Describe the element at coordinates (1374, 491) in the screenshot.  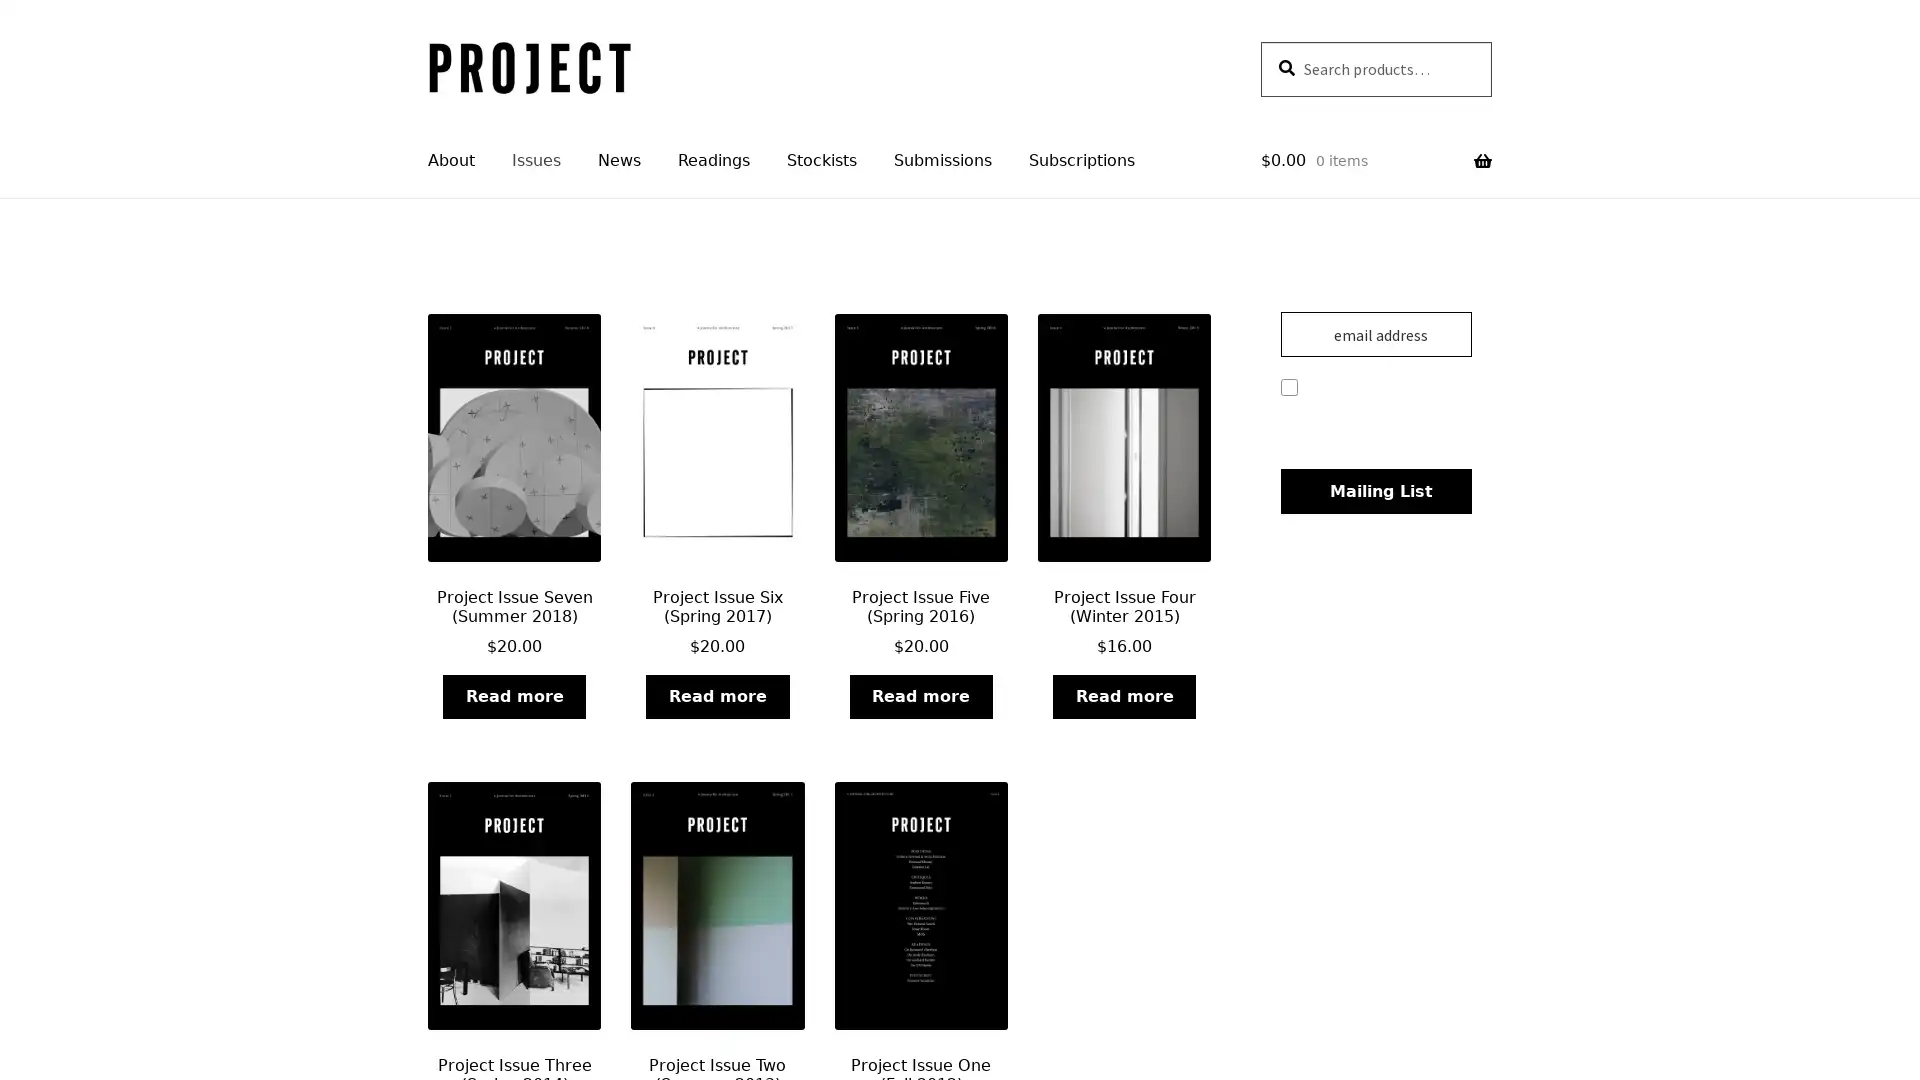
I see `Mailing List` at that location.